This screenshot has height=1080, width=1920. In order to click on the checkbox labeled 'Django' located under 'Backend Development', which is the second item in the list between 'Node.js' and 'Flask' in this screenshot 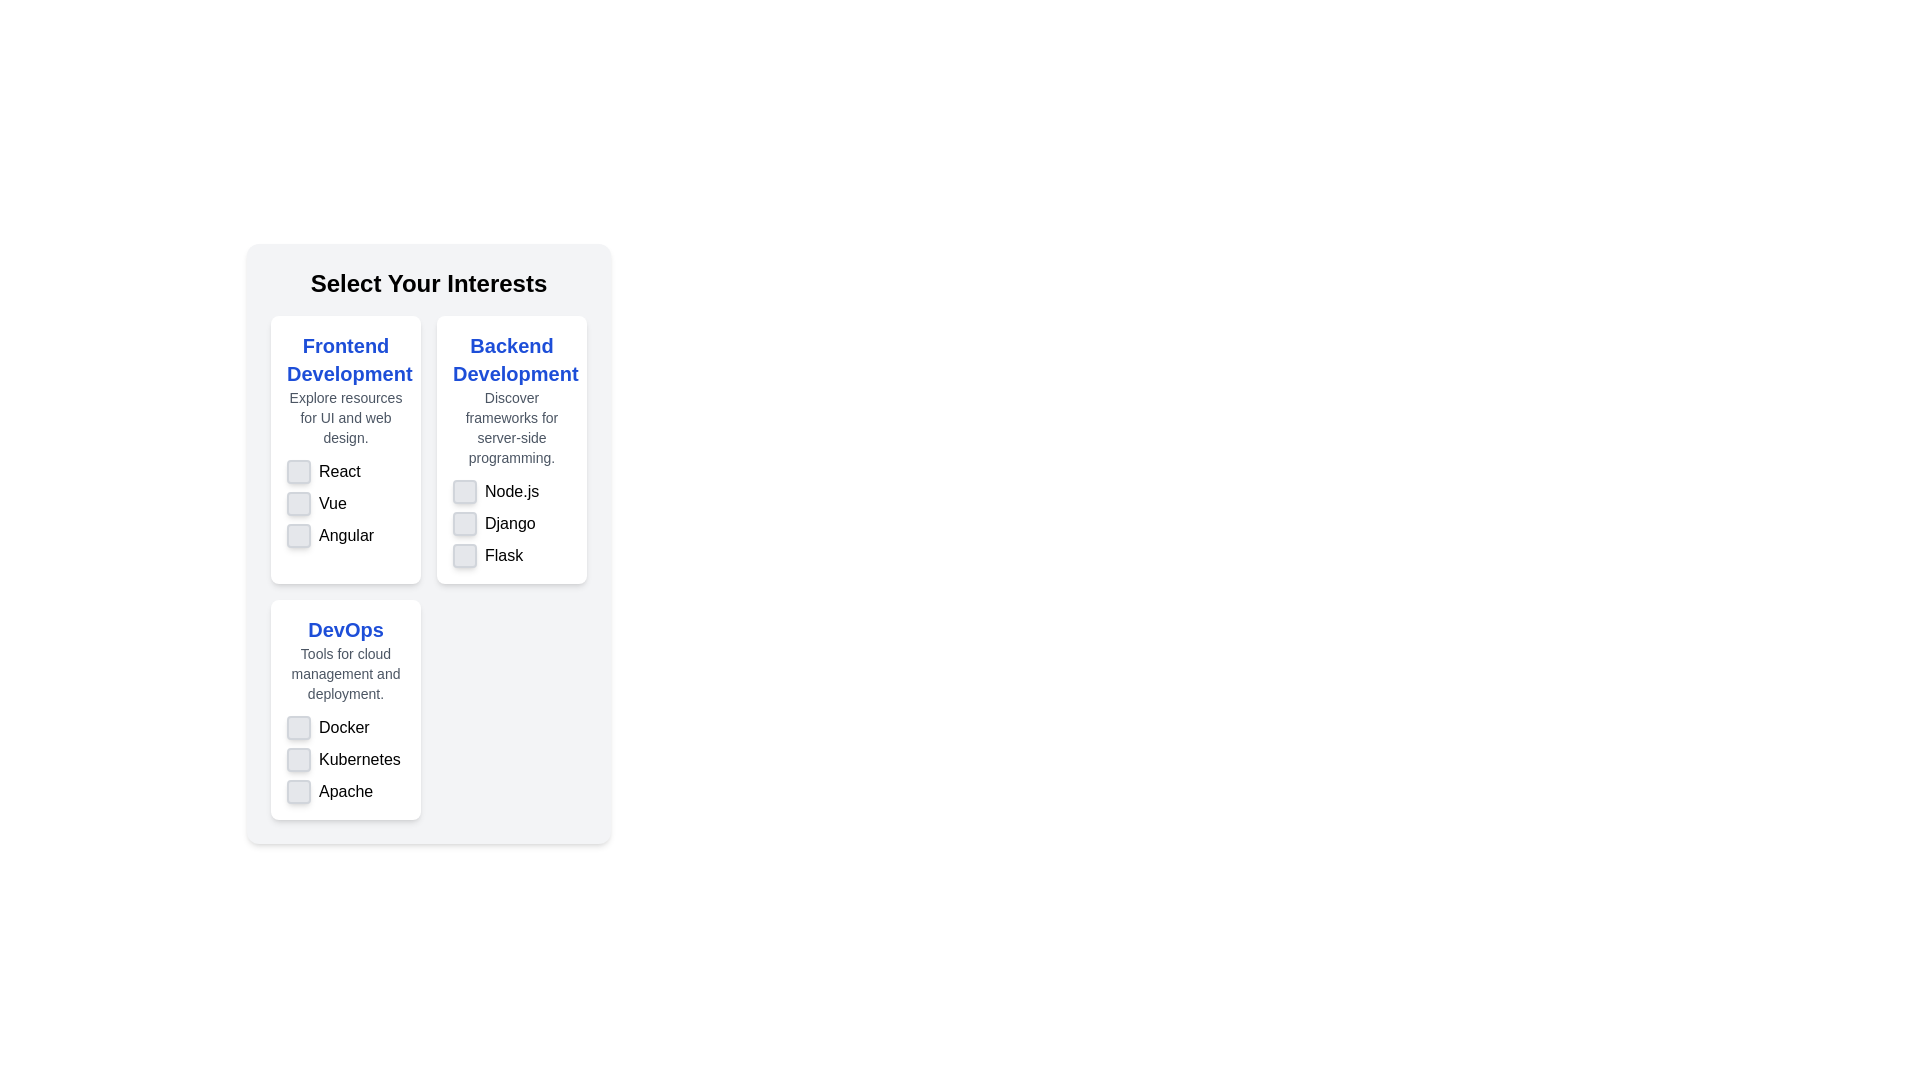, I will do `click(512, 523)`.